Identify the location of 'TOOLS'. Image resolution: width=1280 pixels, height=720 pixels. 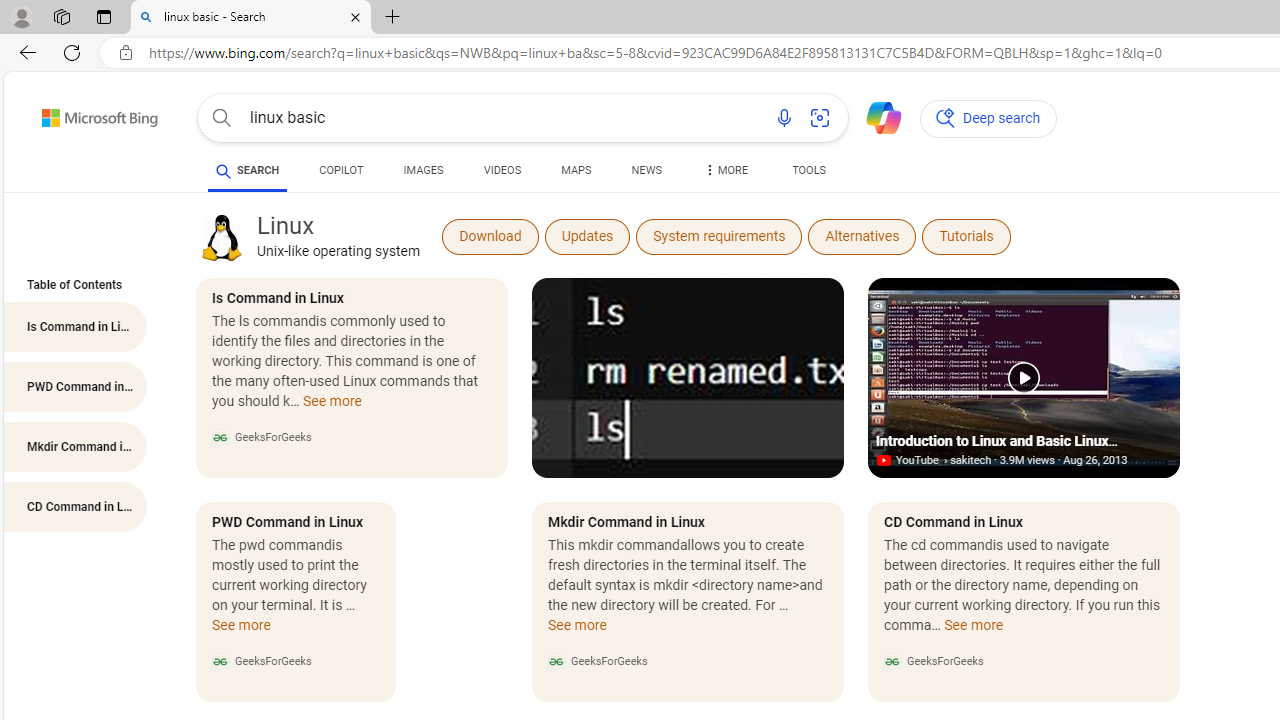
(808, 170).